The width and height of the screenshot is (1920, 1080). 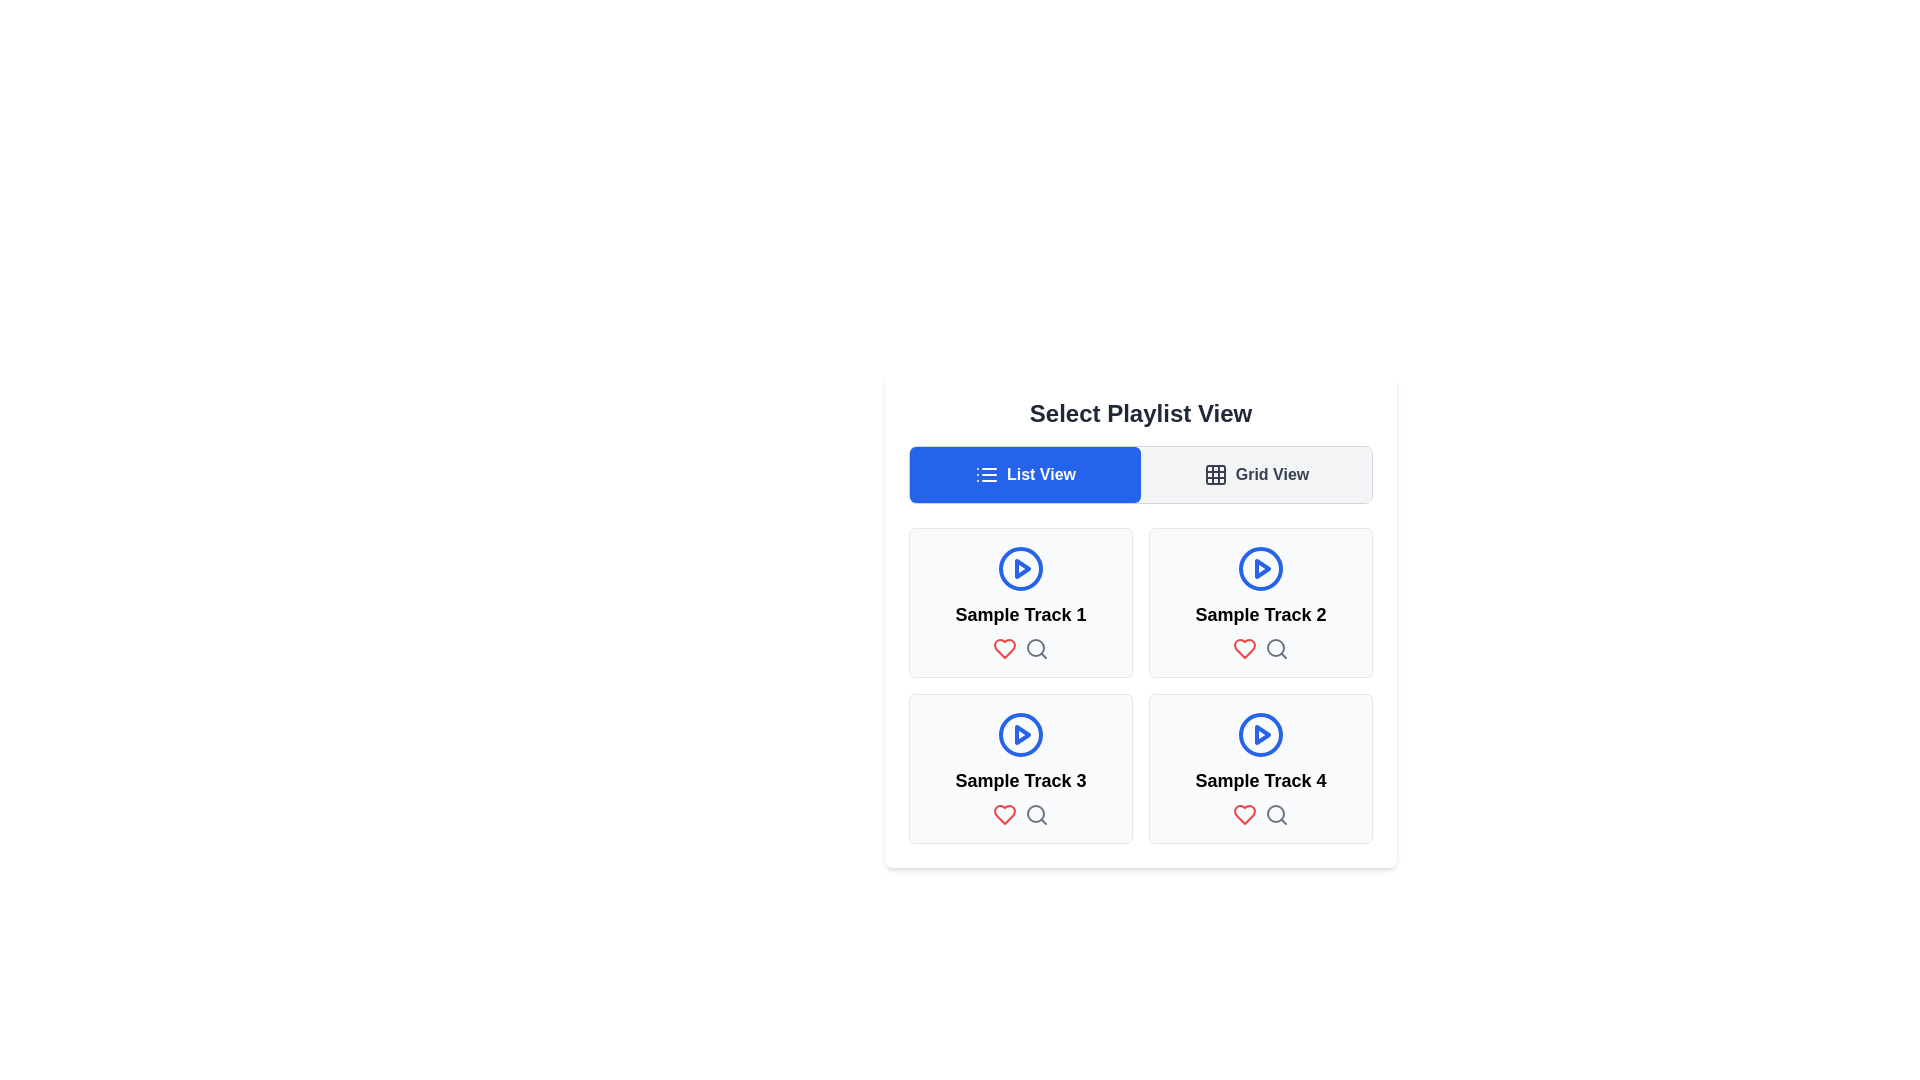 What do you see at coordinates (1021, 735) in the screenshot?
I see `the circular outline within the play button icon located in the bottom-left item of the grid layout for 'Sample Track 3'` at bounding box center [1021, 735].